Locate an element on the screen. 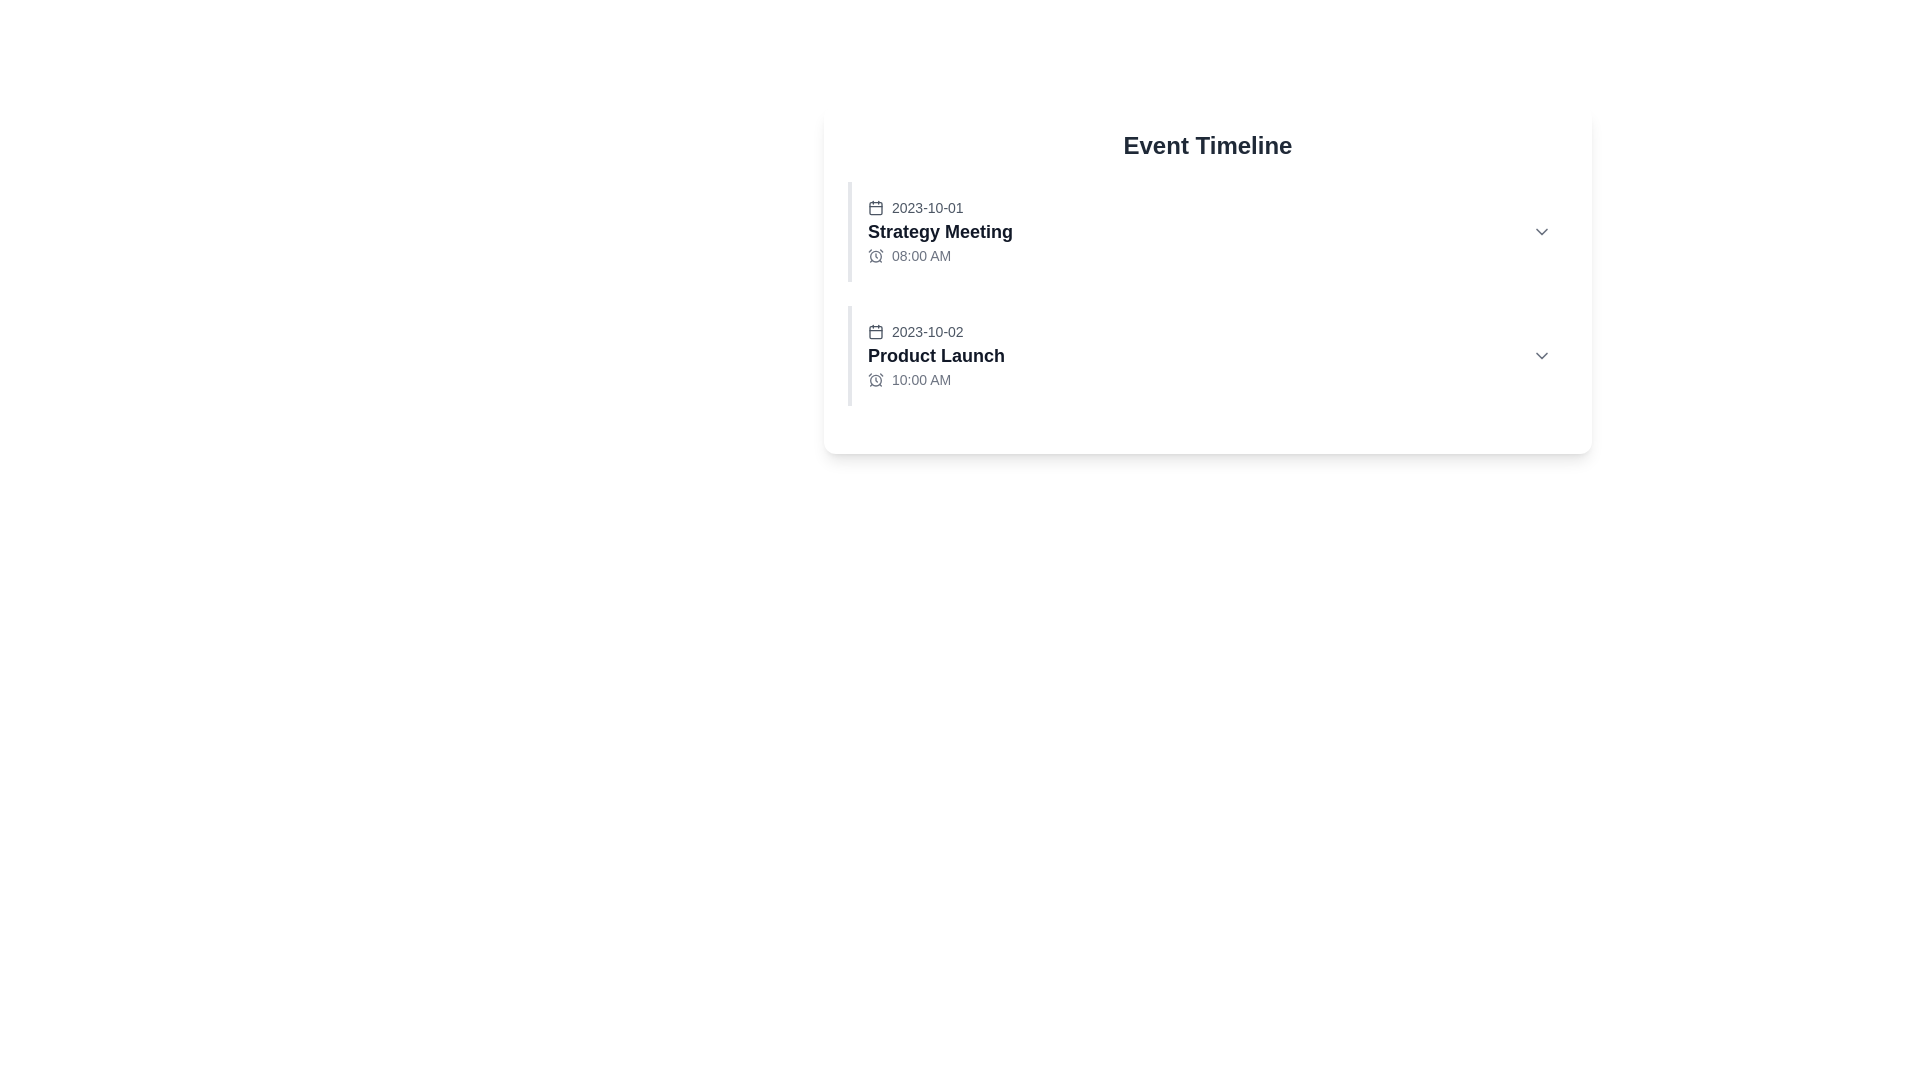  the calendar body element of the calendar icon located to the left of the text '2023-10-02 Product Launch' in the event timeline is located at coordinates (875, 330).